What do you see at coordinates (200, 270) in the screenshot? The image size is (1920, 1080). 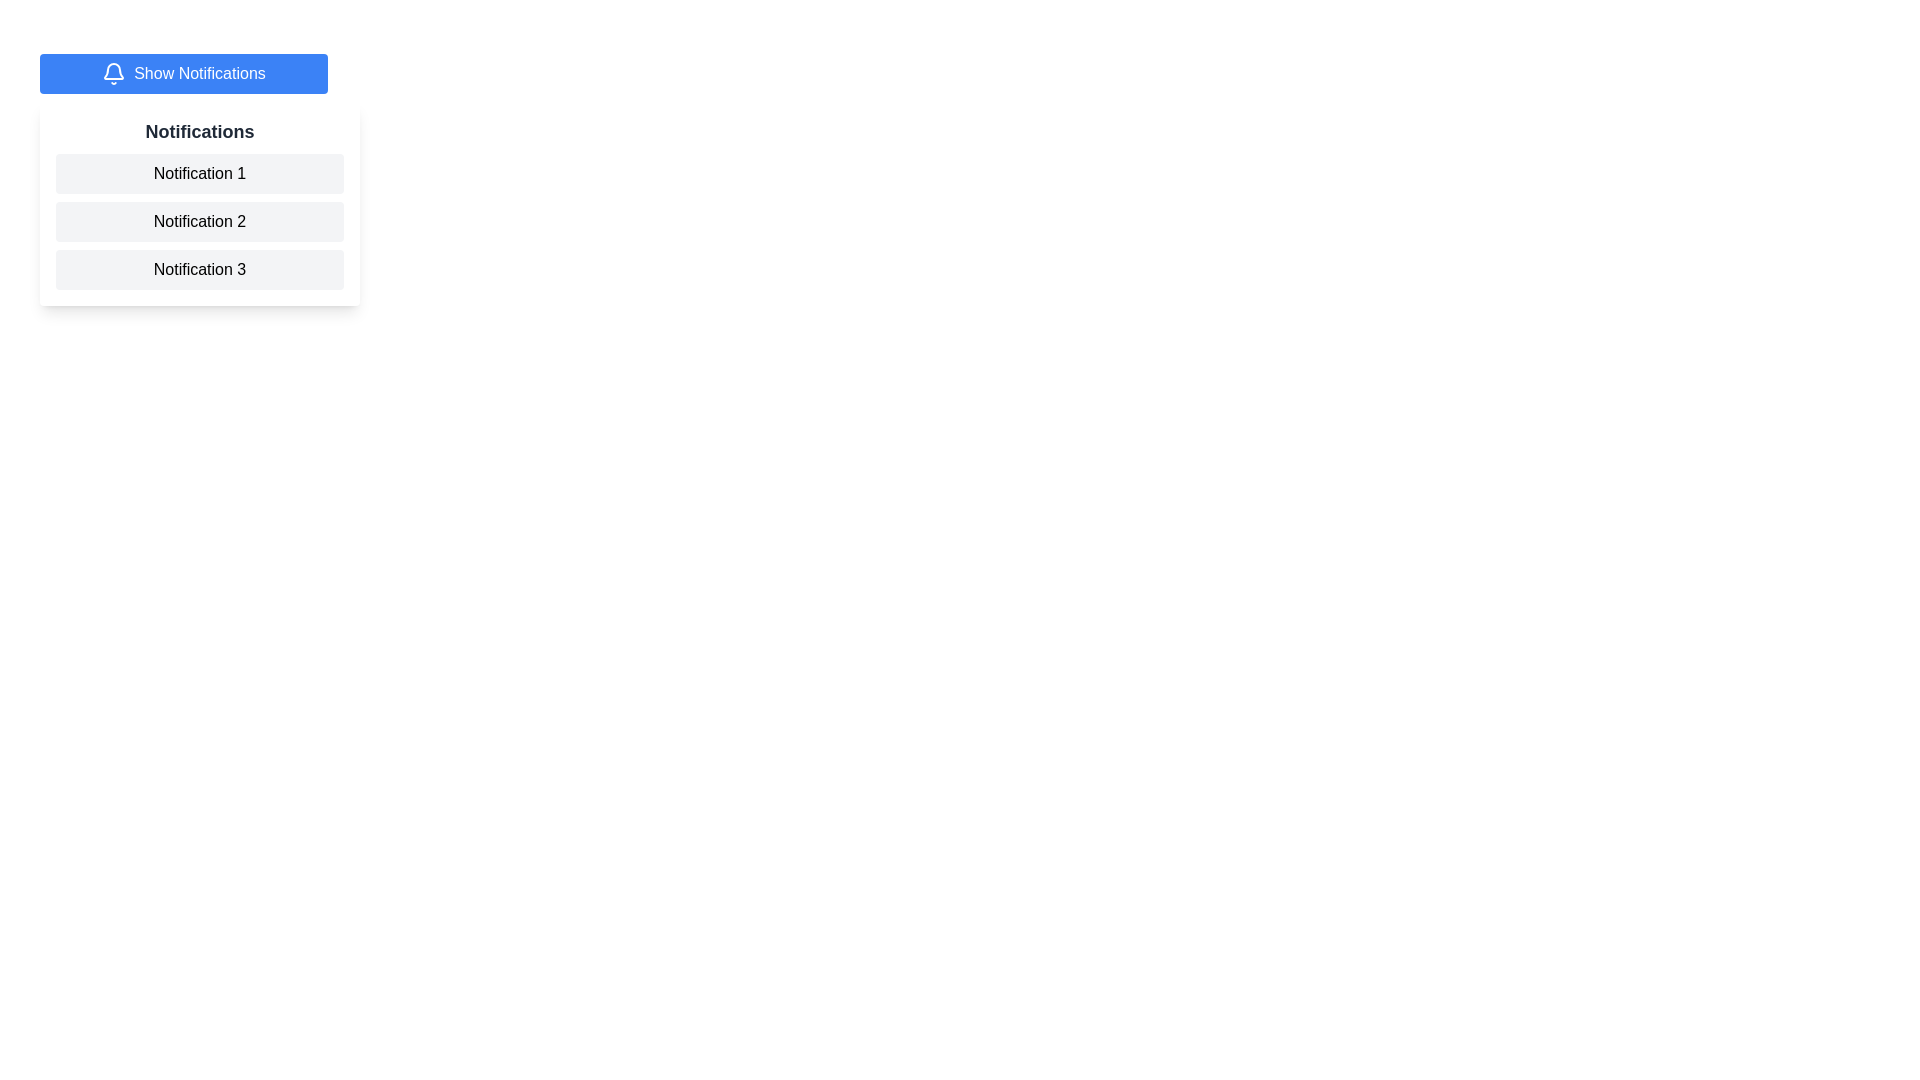 I see `the non-interactive visual display of 'Notification 3' located in the notifications list` at bounding box center [200, 270].